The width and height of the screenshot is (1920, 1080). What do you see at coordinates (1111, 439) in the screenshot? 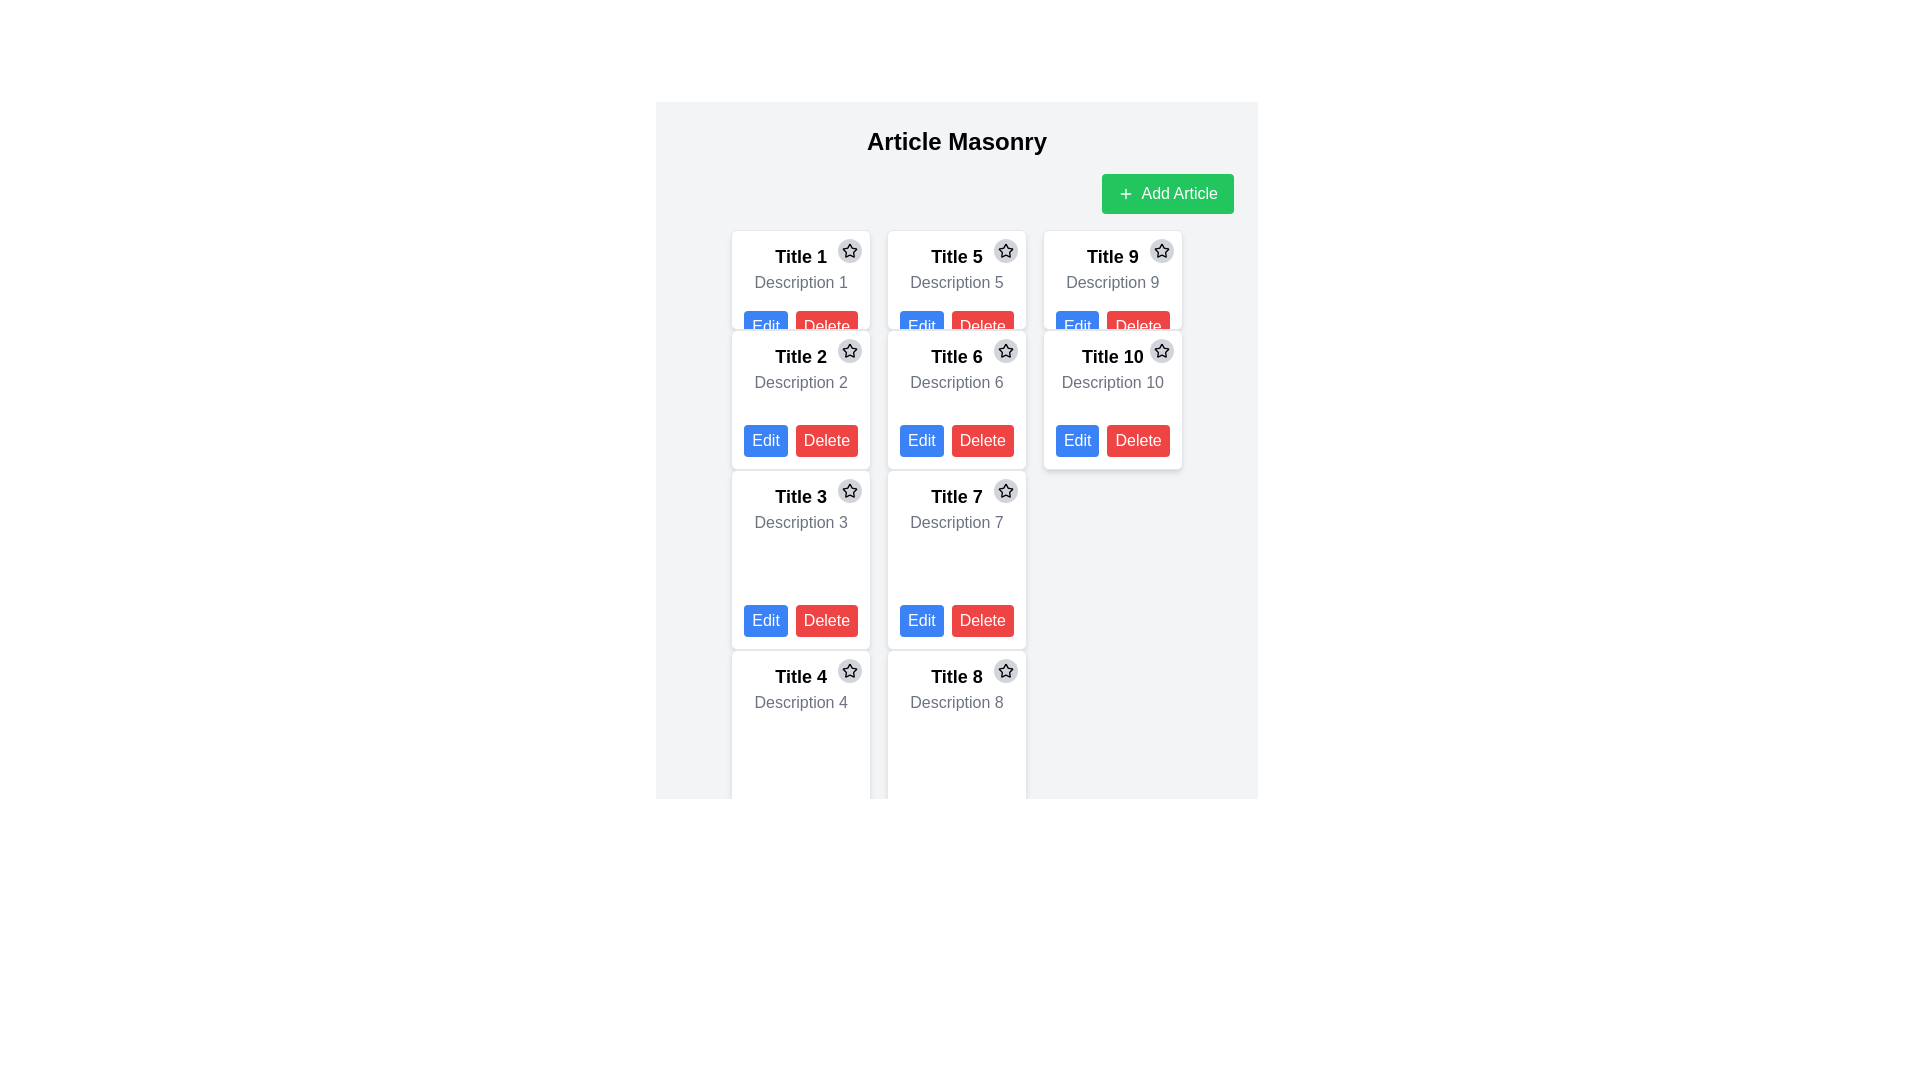
I see `the button group located at the bottom-right area of the card labeled 'Title 10'` at bounding box center [1111, 439].